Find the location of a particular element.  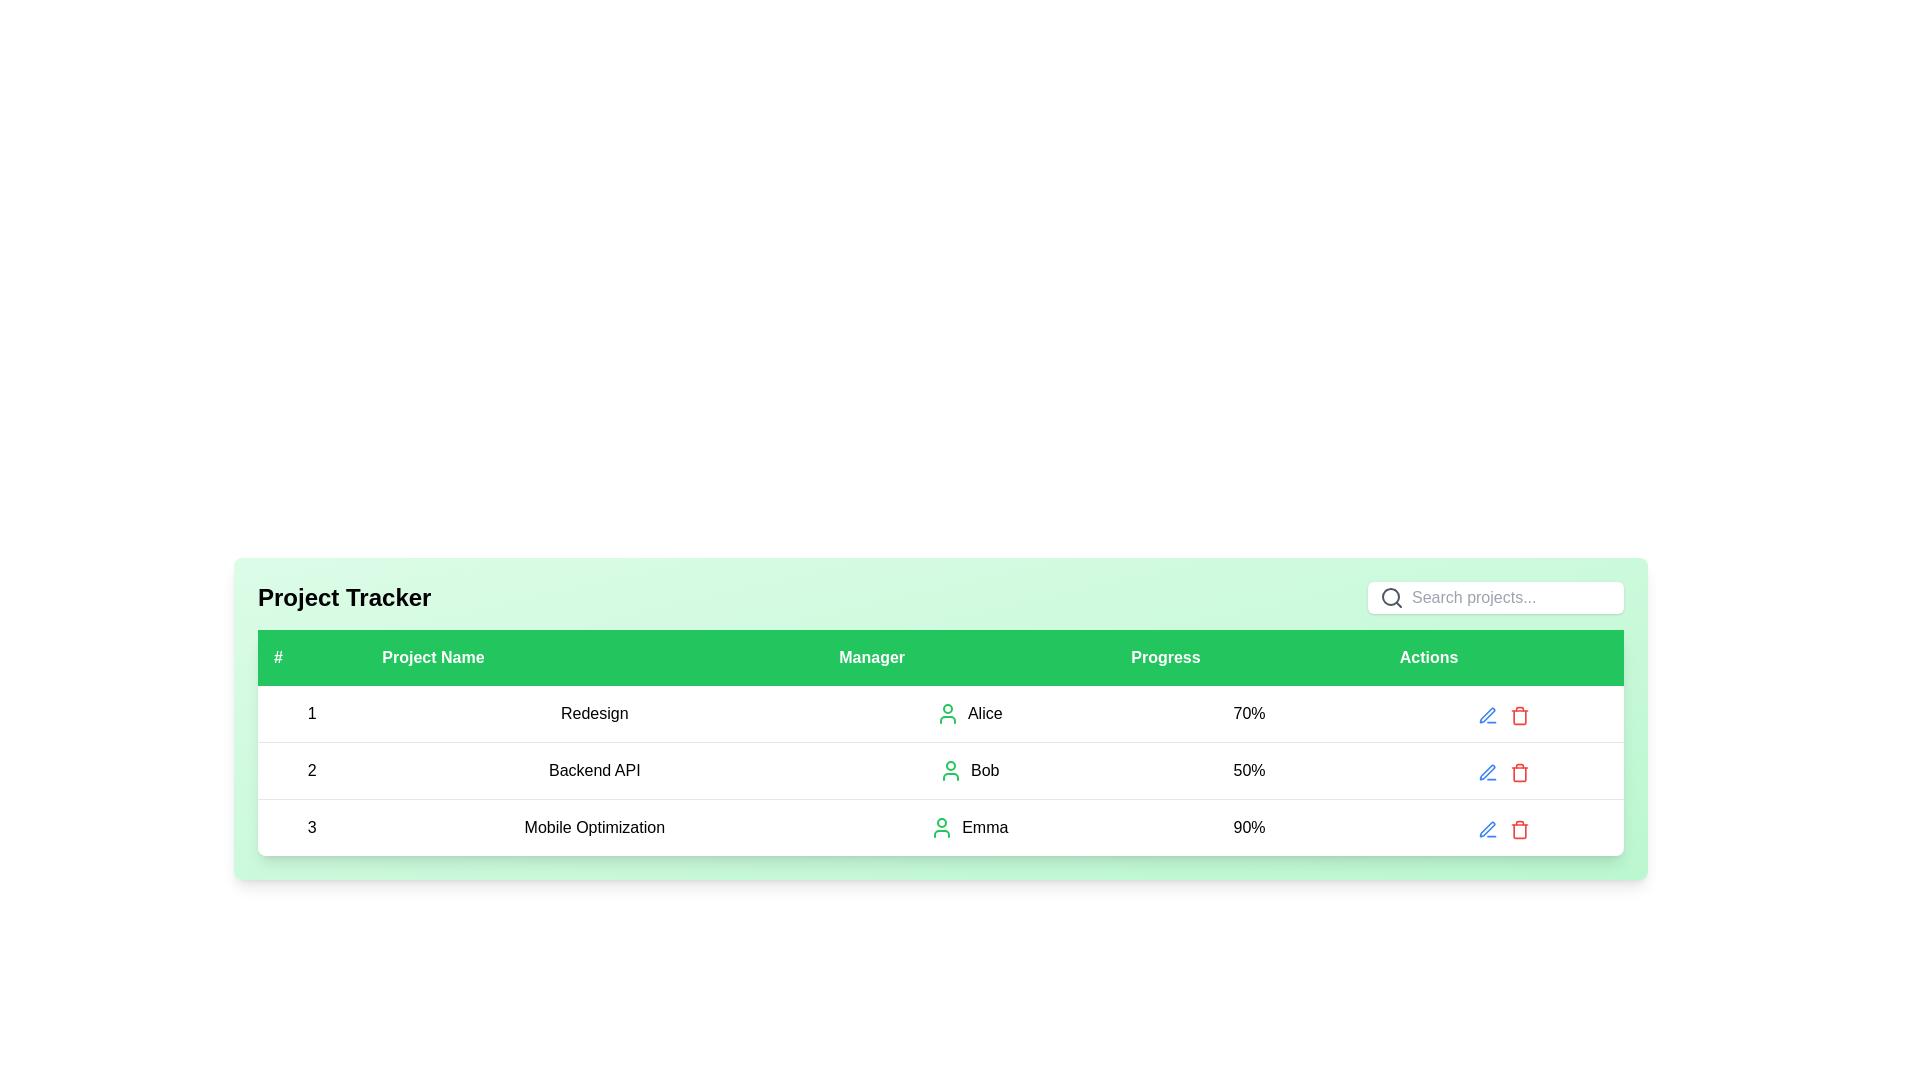

the edit button, which is the second interactive icon within the action buttons of the last row in the table is located at coordinates (1487, 829).